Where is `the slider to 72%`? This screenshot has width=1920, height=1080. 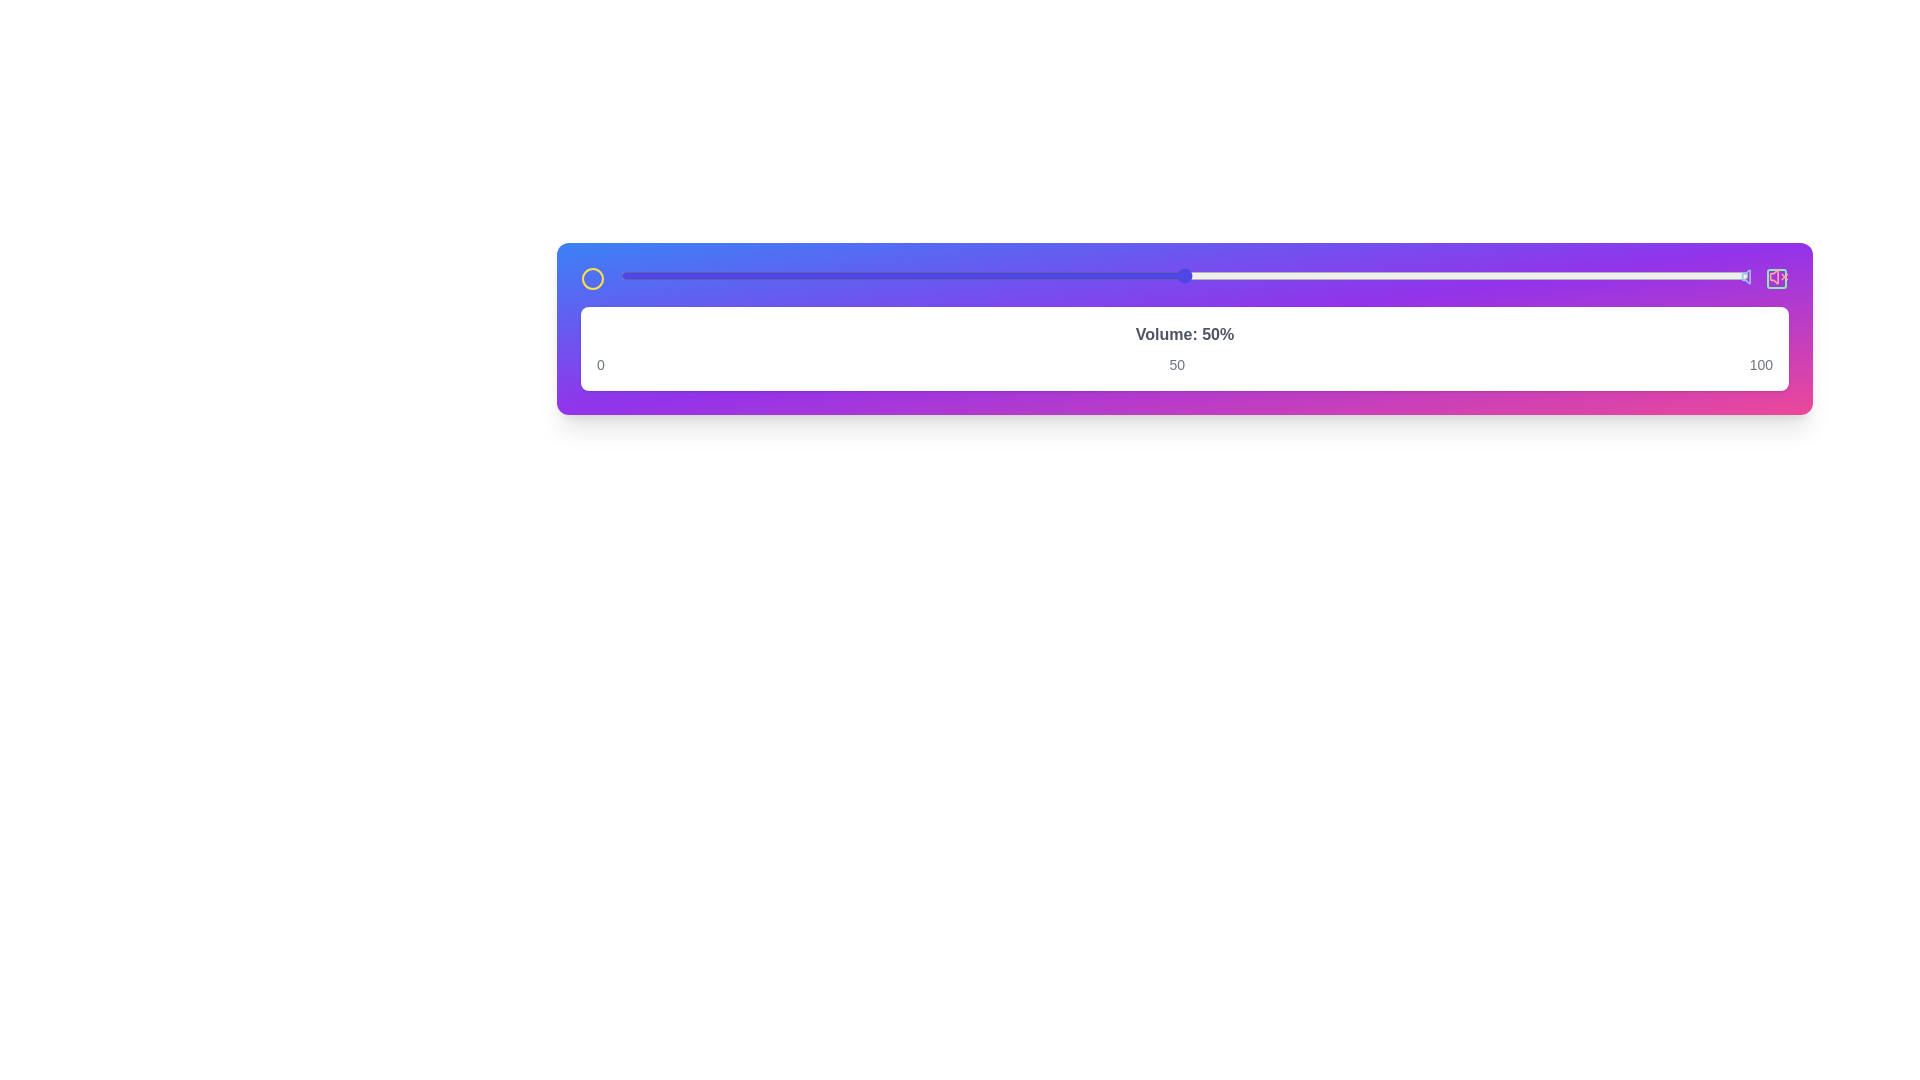
the slider to 72% is located at coordinates (1432, 276).